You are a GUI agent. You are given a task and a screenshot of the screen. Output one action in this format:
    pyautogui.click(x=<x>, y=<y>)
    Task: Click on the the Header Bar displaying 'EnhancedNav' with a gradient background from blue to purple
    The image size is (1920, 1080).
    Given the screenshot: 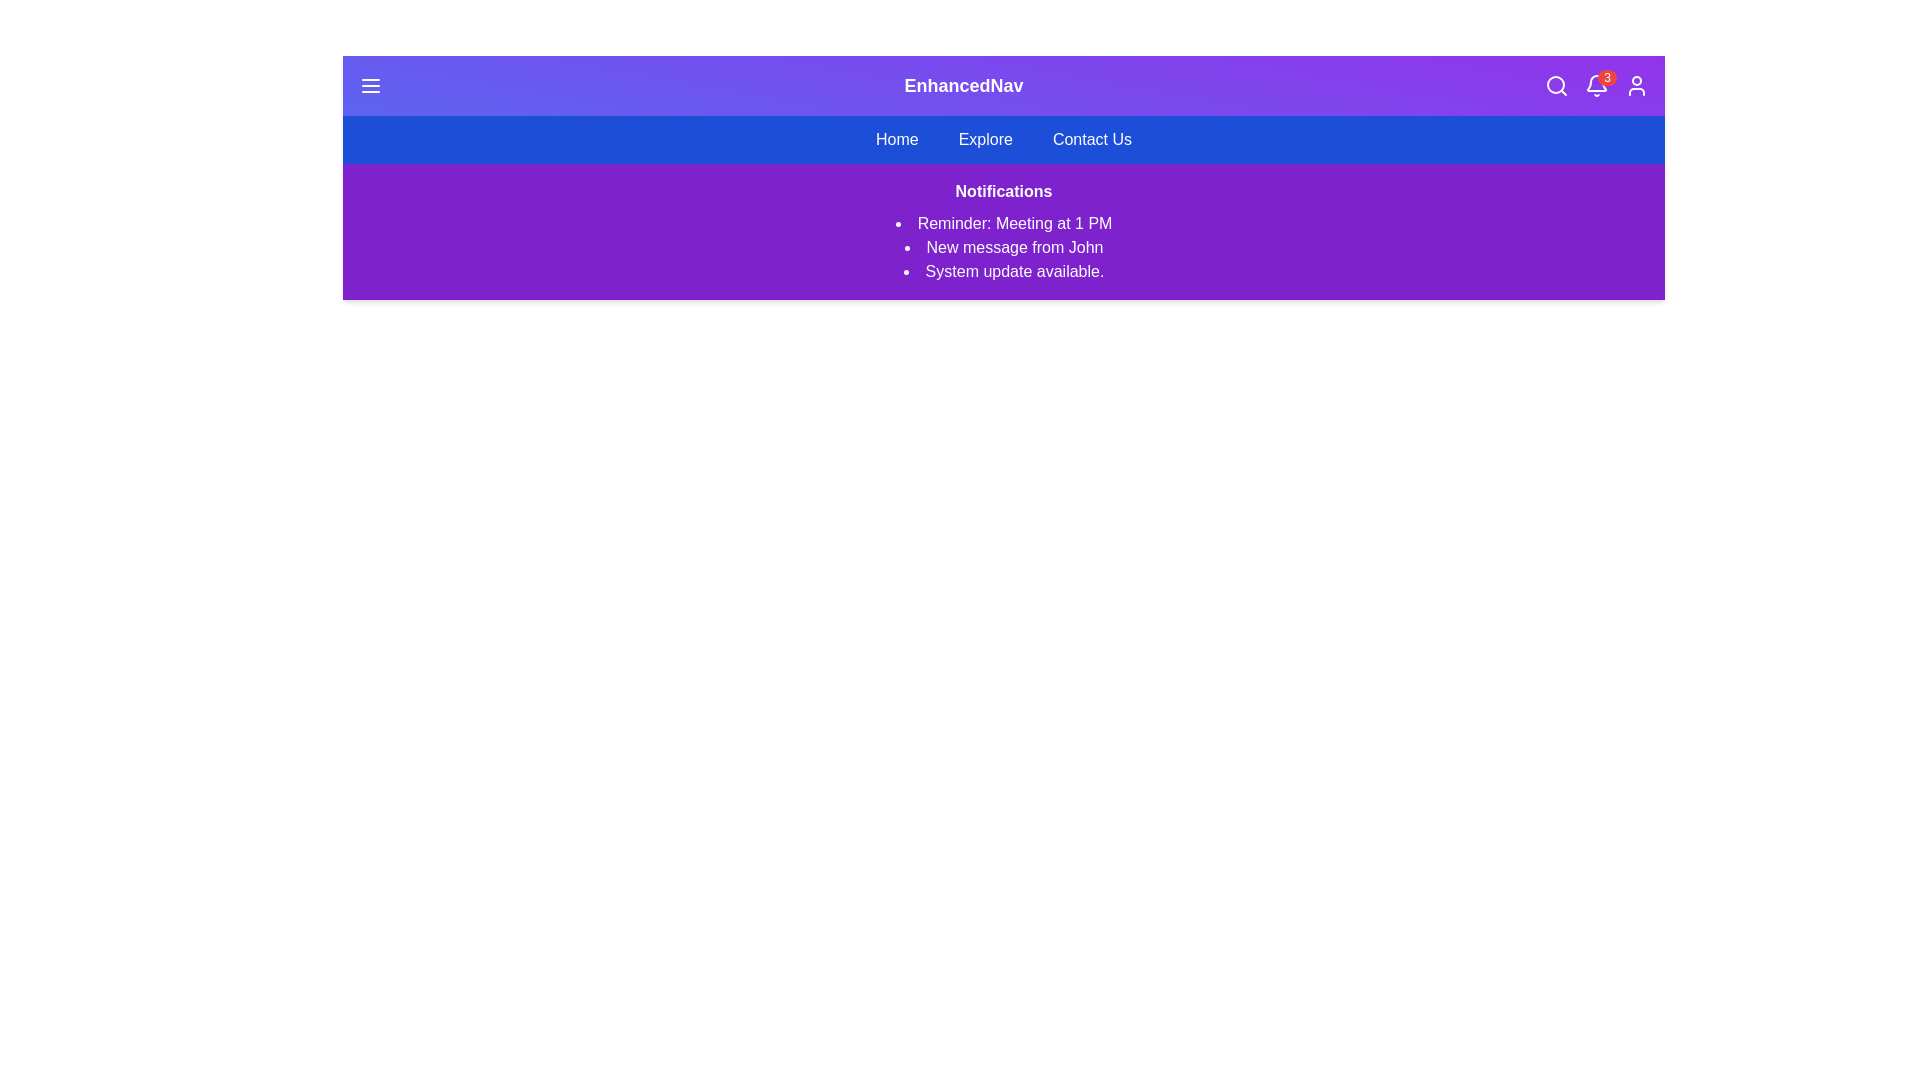 What is the action you would take?
    pyautogui.click(x=1003, y=84)
    